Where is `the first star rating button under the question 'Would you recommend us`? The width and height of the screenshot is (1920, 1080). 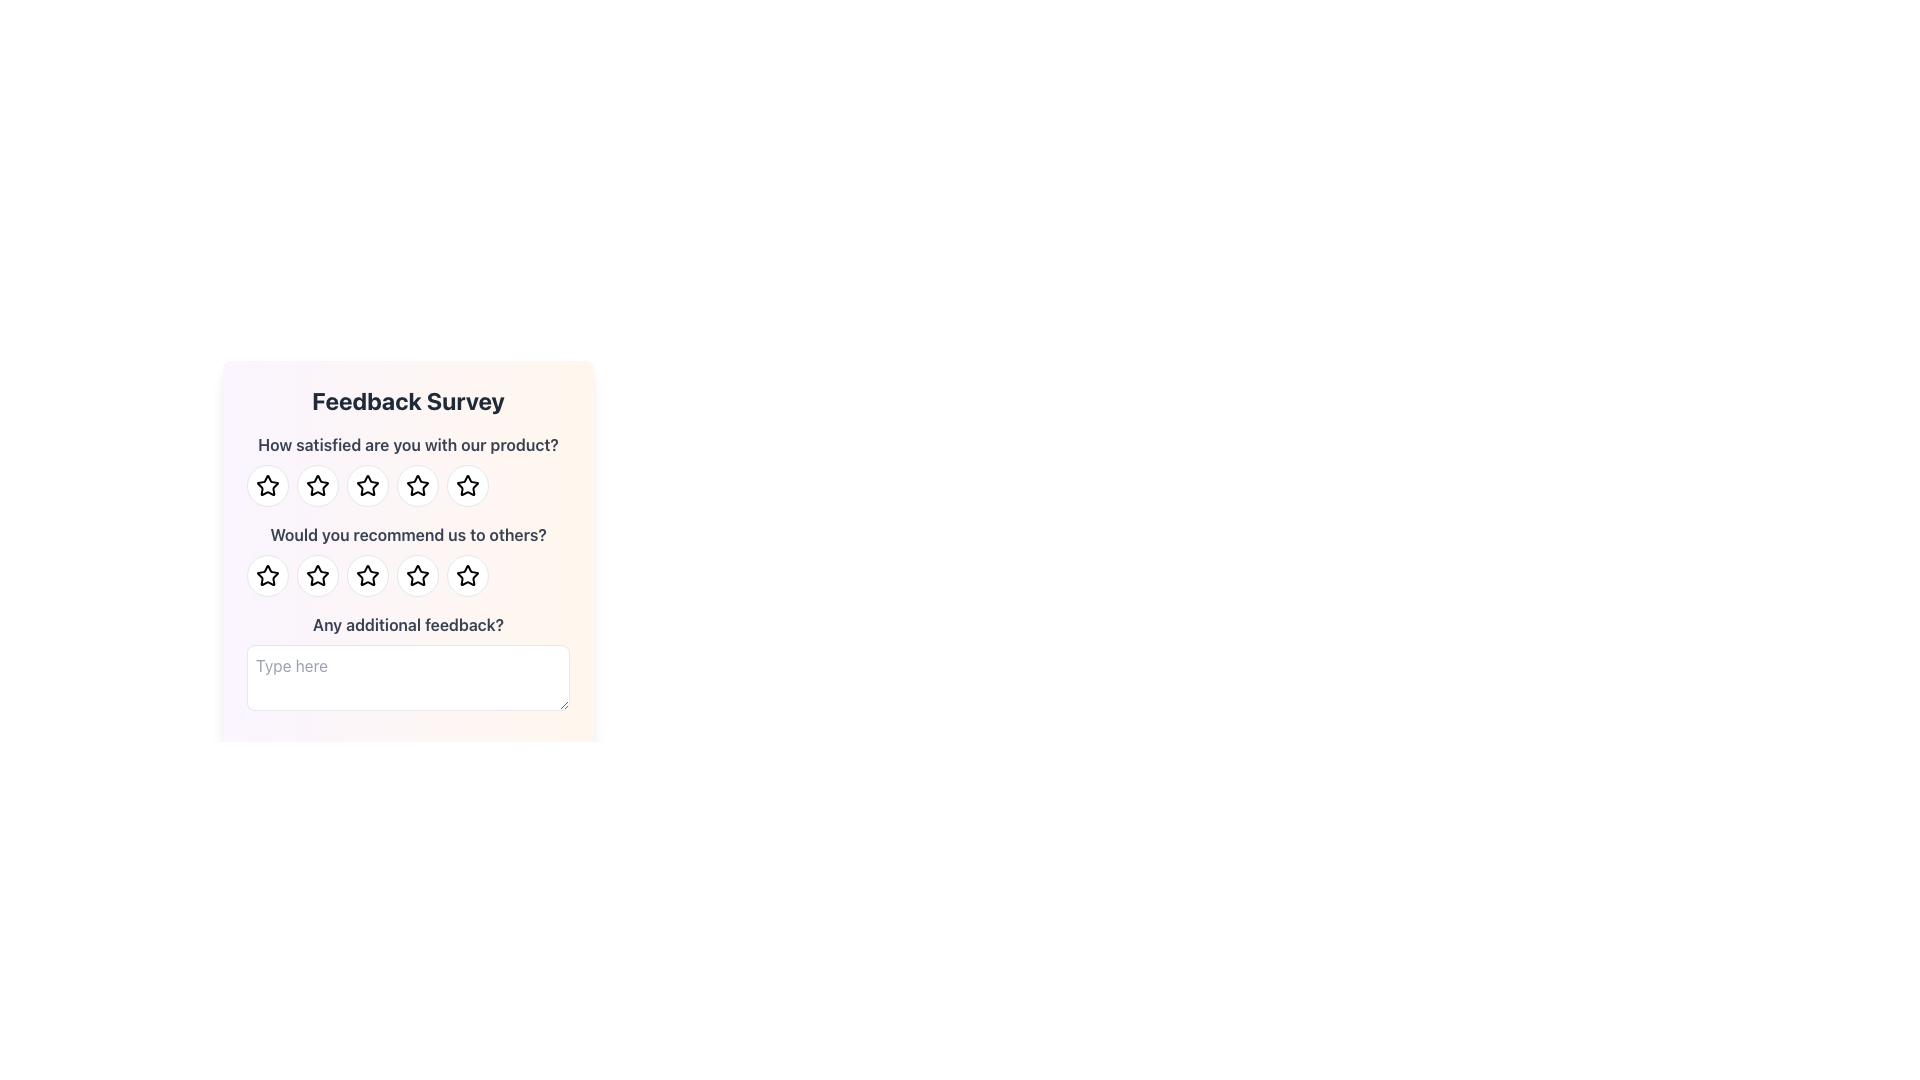 the first star rating button under the question 'Would you recommend us is located at coordinates (267, 575).